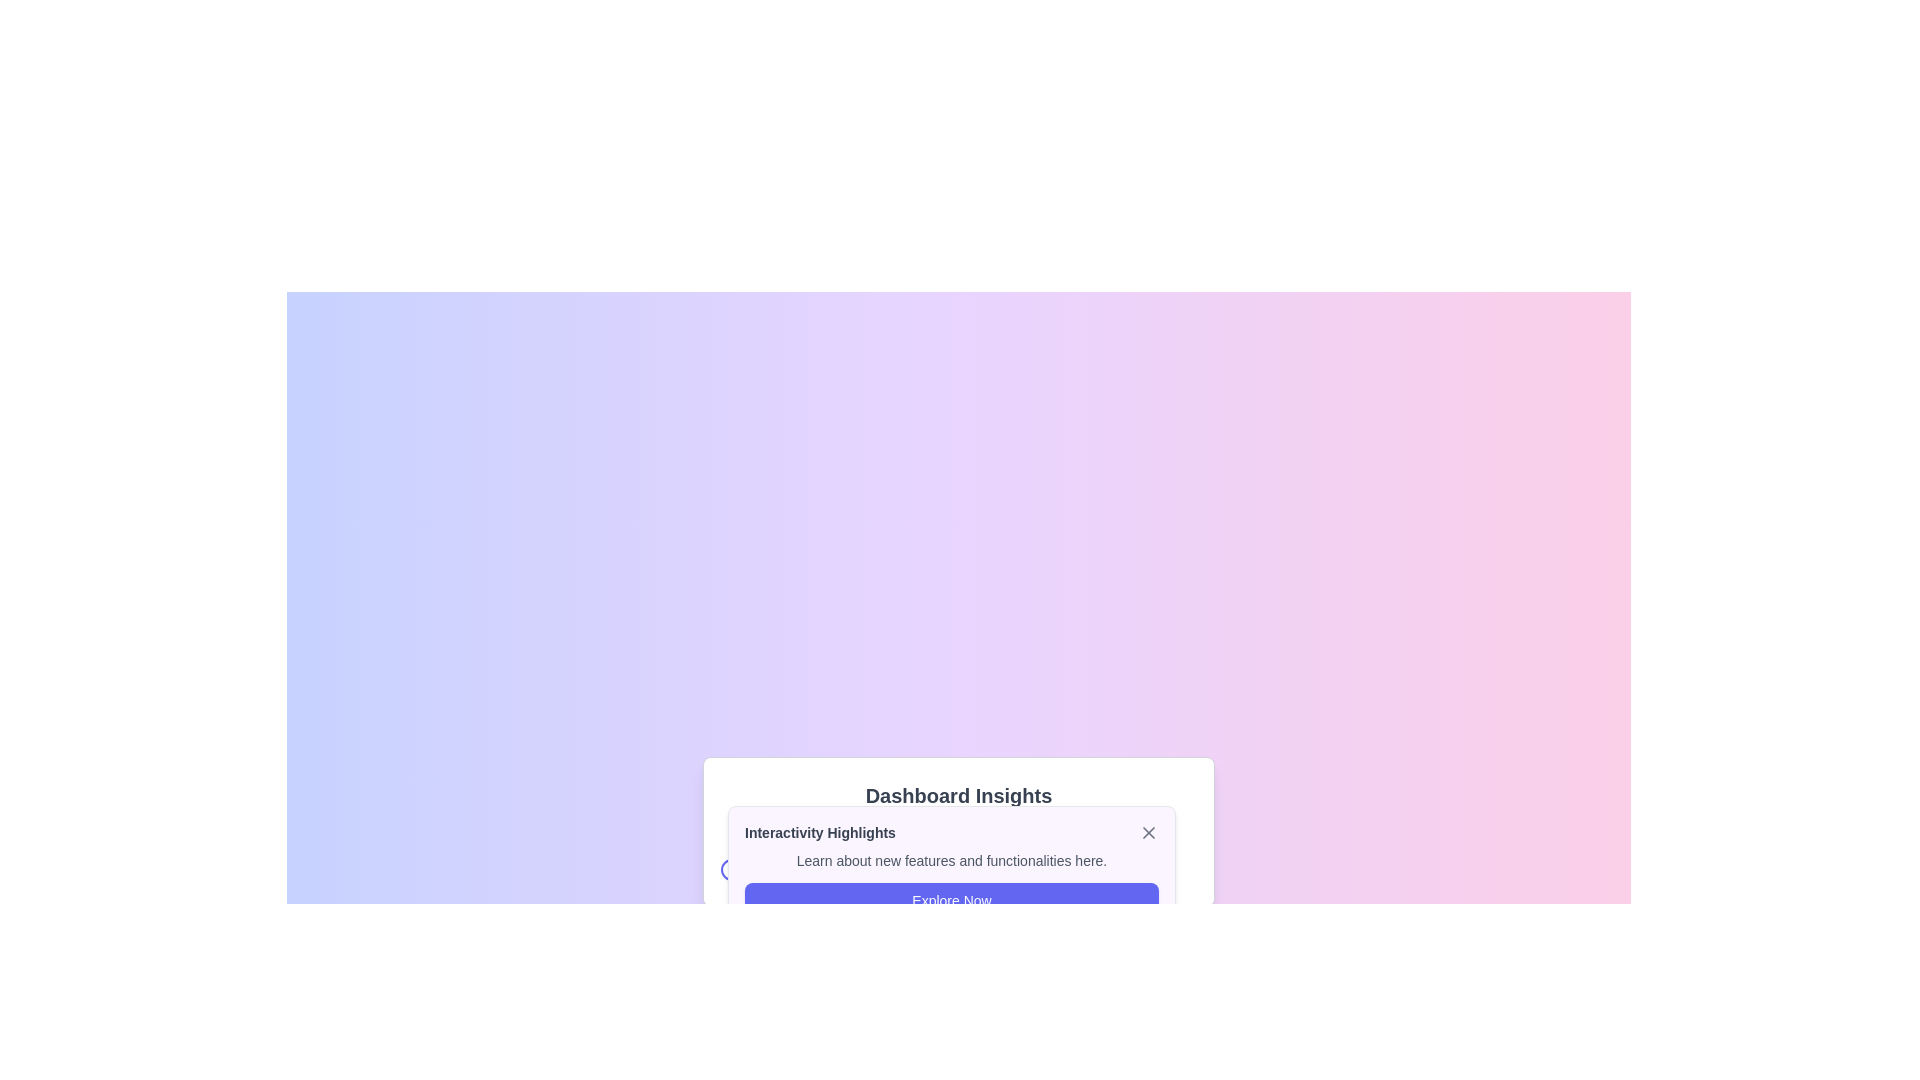 The height and width of the screenshot is (1080, 1920). What do you see at coordinates (1148, 833) in the screenshot?
I see `the close icon located in the top-right corner of the 'Dashboard Insights' modal, next to the 'Interactivity Highlights' subtitle` at bounding box center [1148, 833].